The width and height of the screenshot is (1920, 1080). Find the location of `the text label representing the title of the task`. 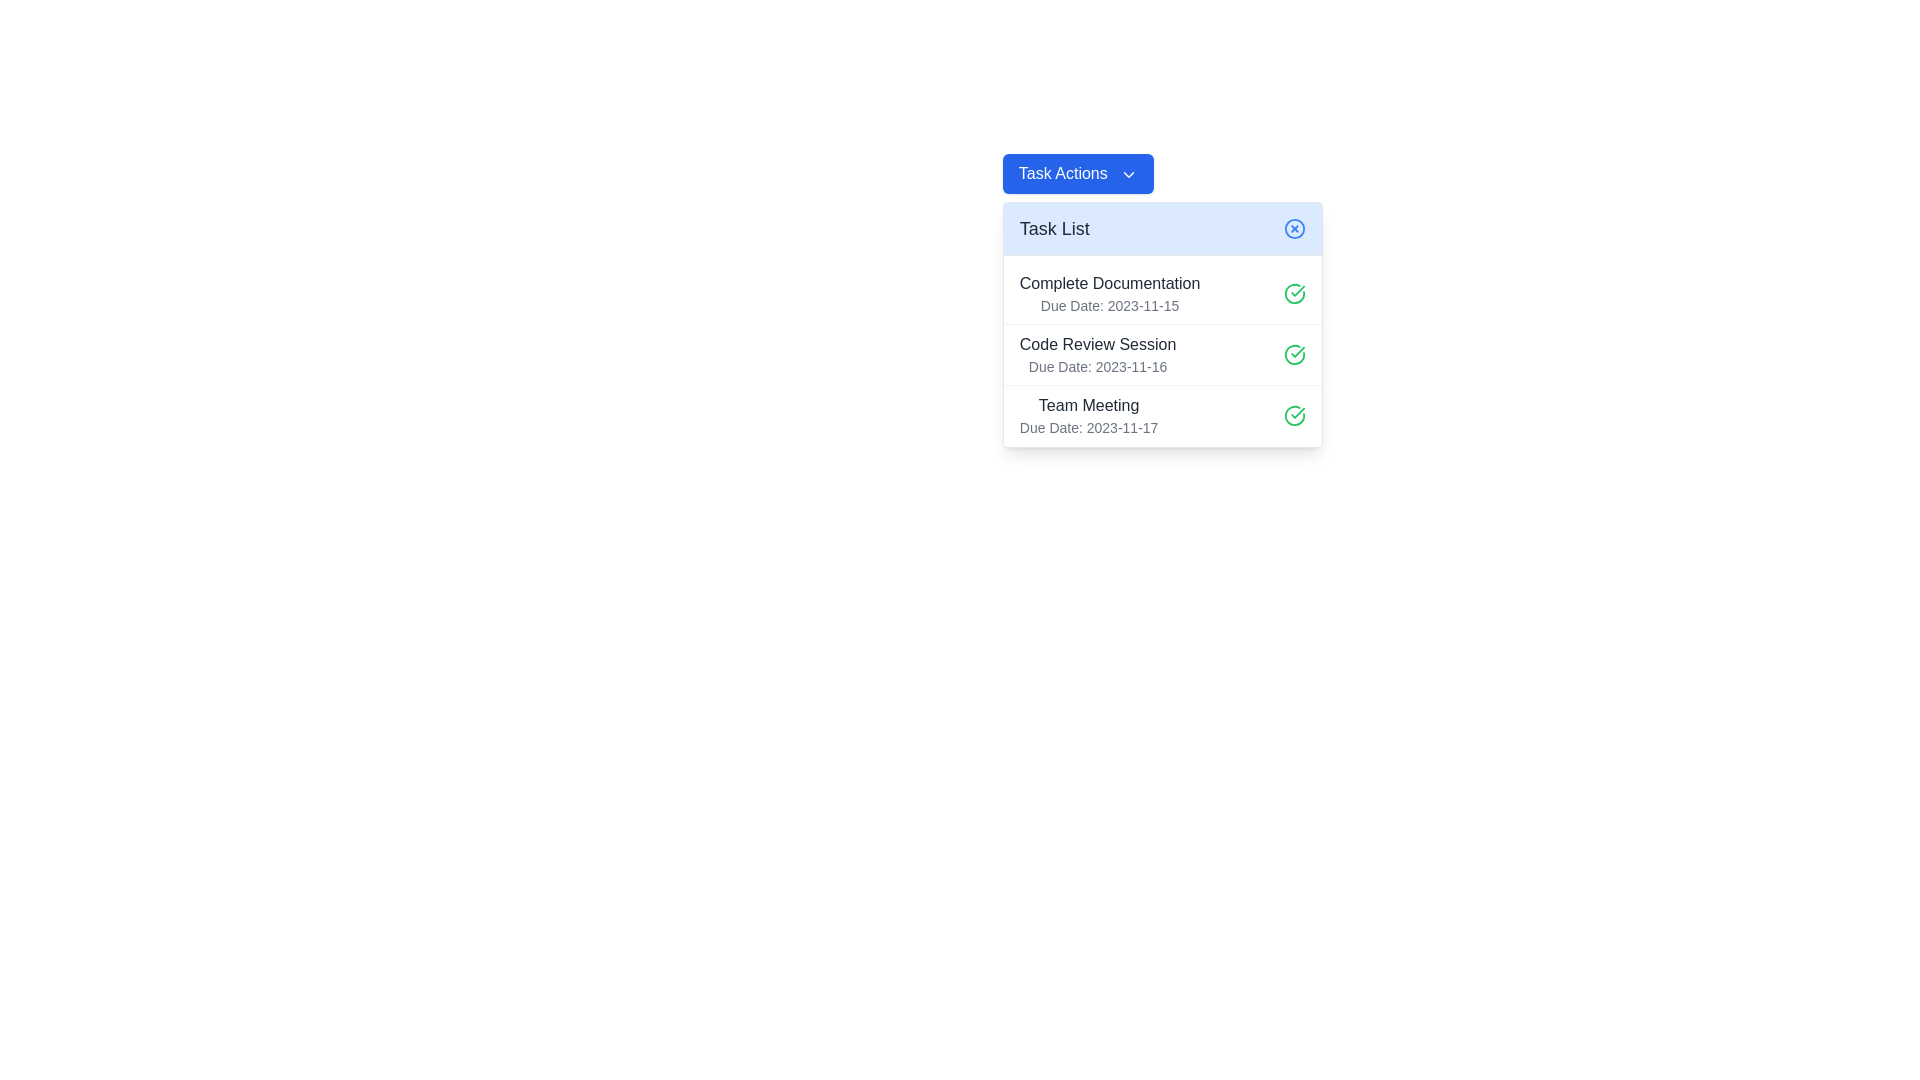

the text label representing the title of the task is located at coordinates (1097, 343).